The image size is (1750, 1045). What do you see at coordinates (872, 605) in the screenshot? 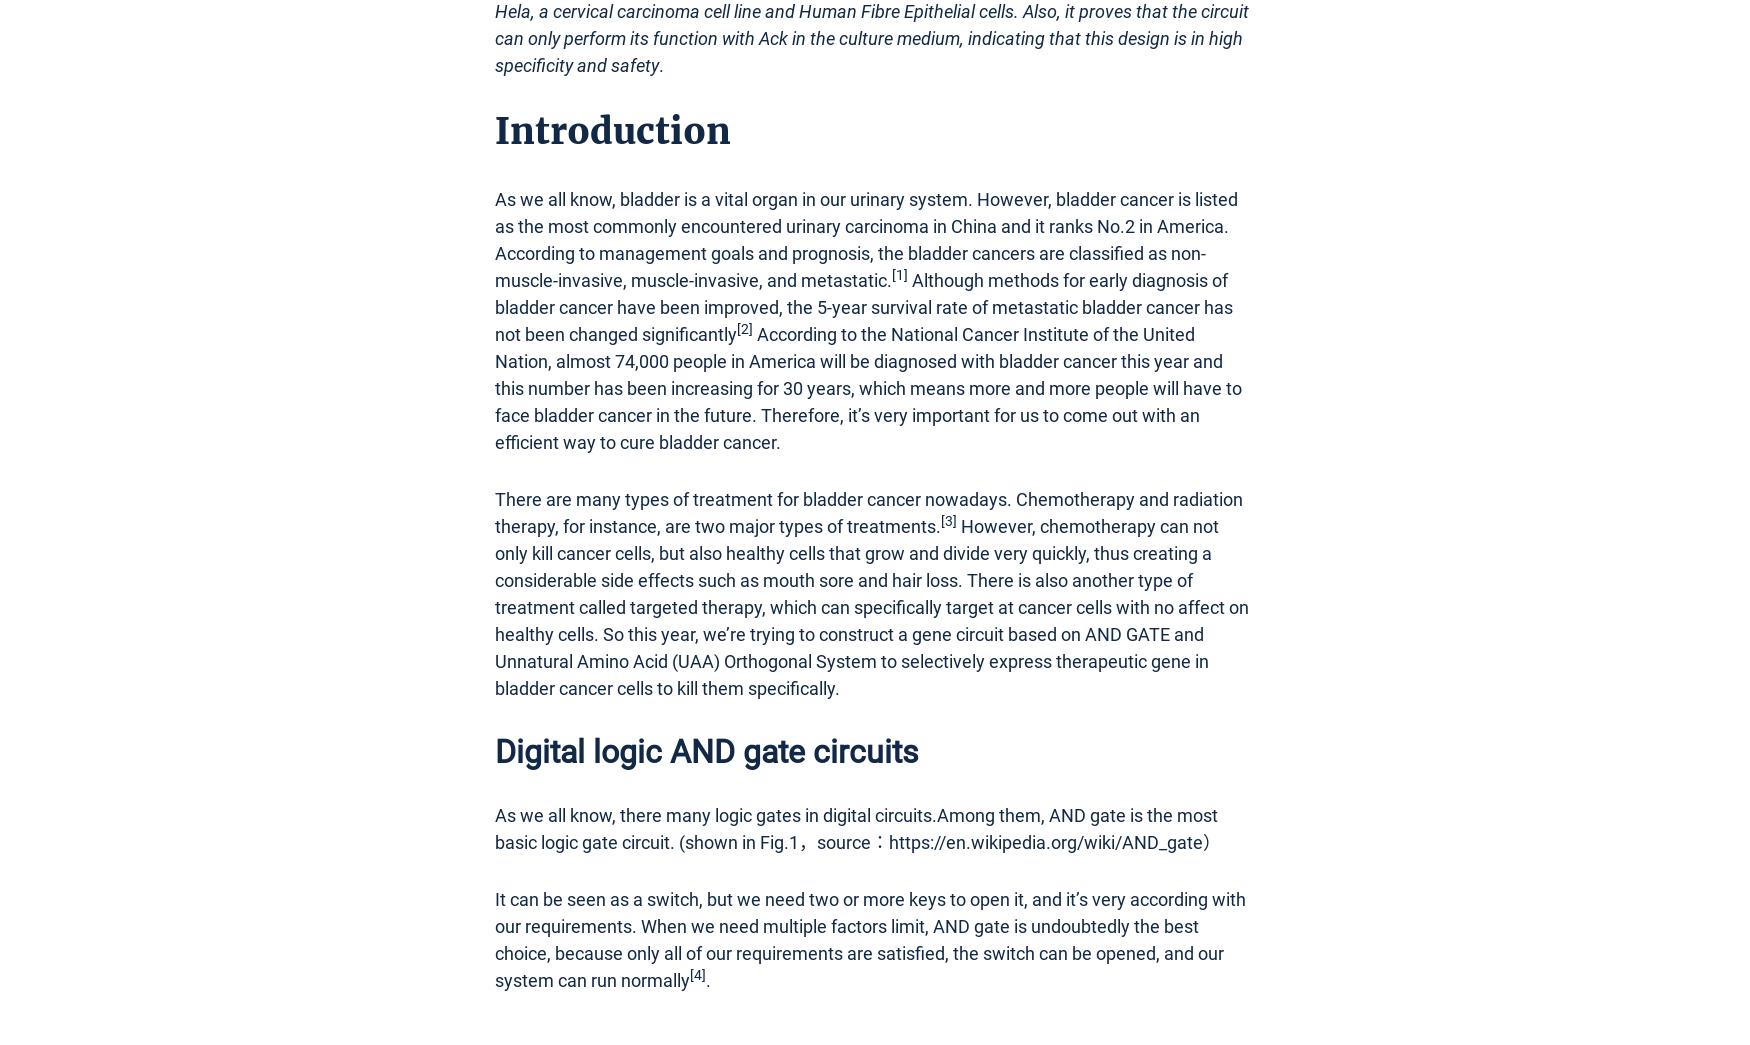
I see `'However, chemotherapy can not only kill cancer cells, but also healthy cells that grow and divide very quickly, thus creating a considerable side effects such as mouth sore and hair loss. There is also another type of treatment called targeted therapy, which can specifically target at cancer cells with no affect on healthy cells. So this year, we’re trying to construct a gene circuit based on AND GATE and Unnatural Amino Acid (UAA) Orthogonal System to selectively express therapeutic gene in bladder cancer cells to kill them specifically.'` at bounding box center [872, 605].